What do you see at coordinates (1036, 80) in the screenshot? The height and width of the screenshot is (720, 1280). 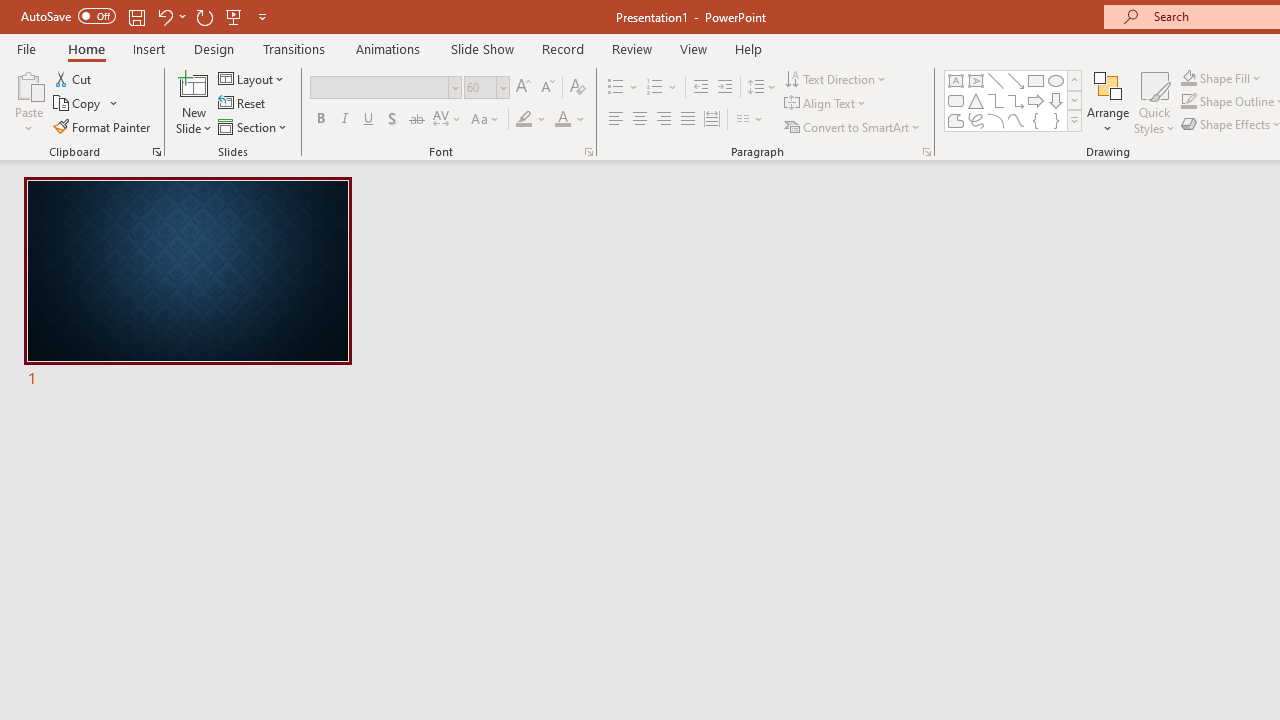 I see `'Rectangle'` at bounding box center [1036, 80].